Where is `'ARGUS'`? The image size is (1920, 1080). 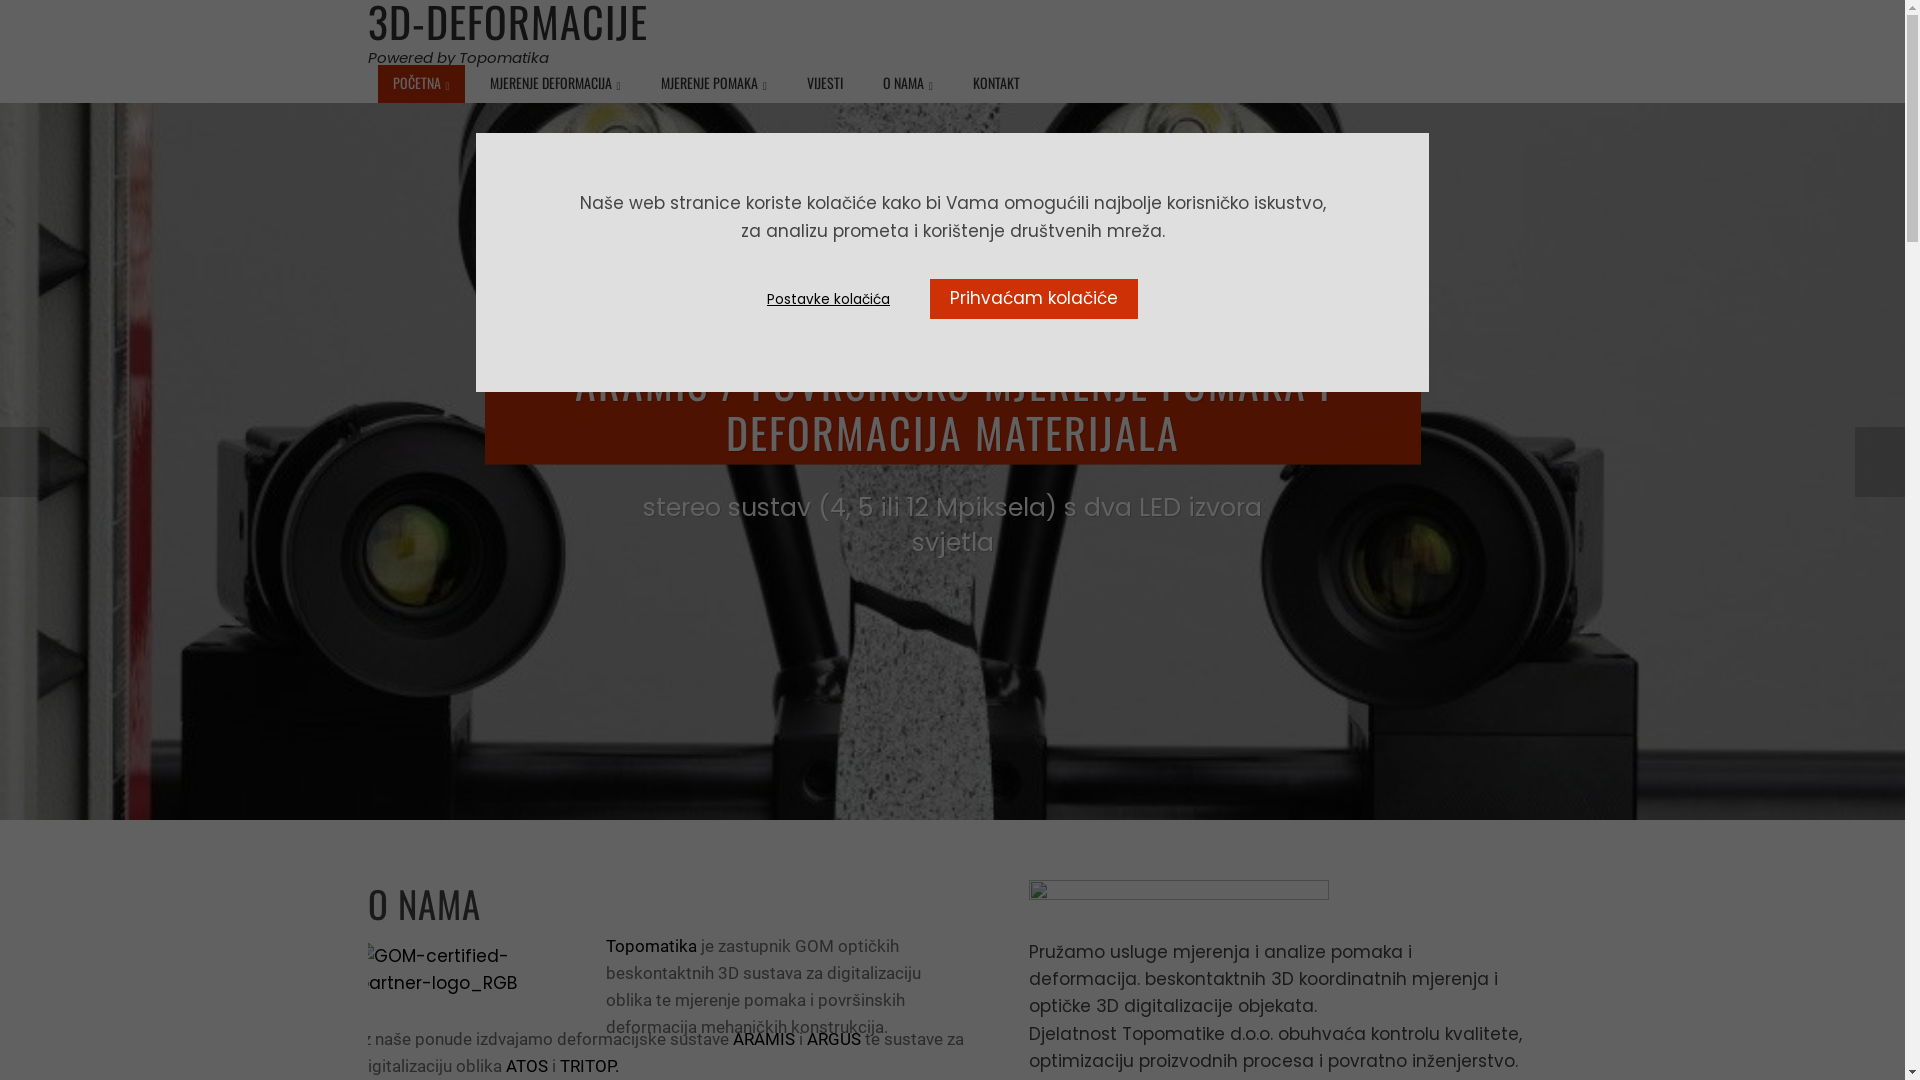
'ARGUS' is located at coordinates (833, 1037).